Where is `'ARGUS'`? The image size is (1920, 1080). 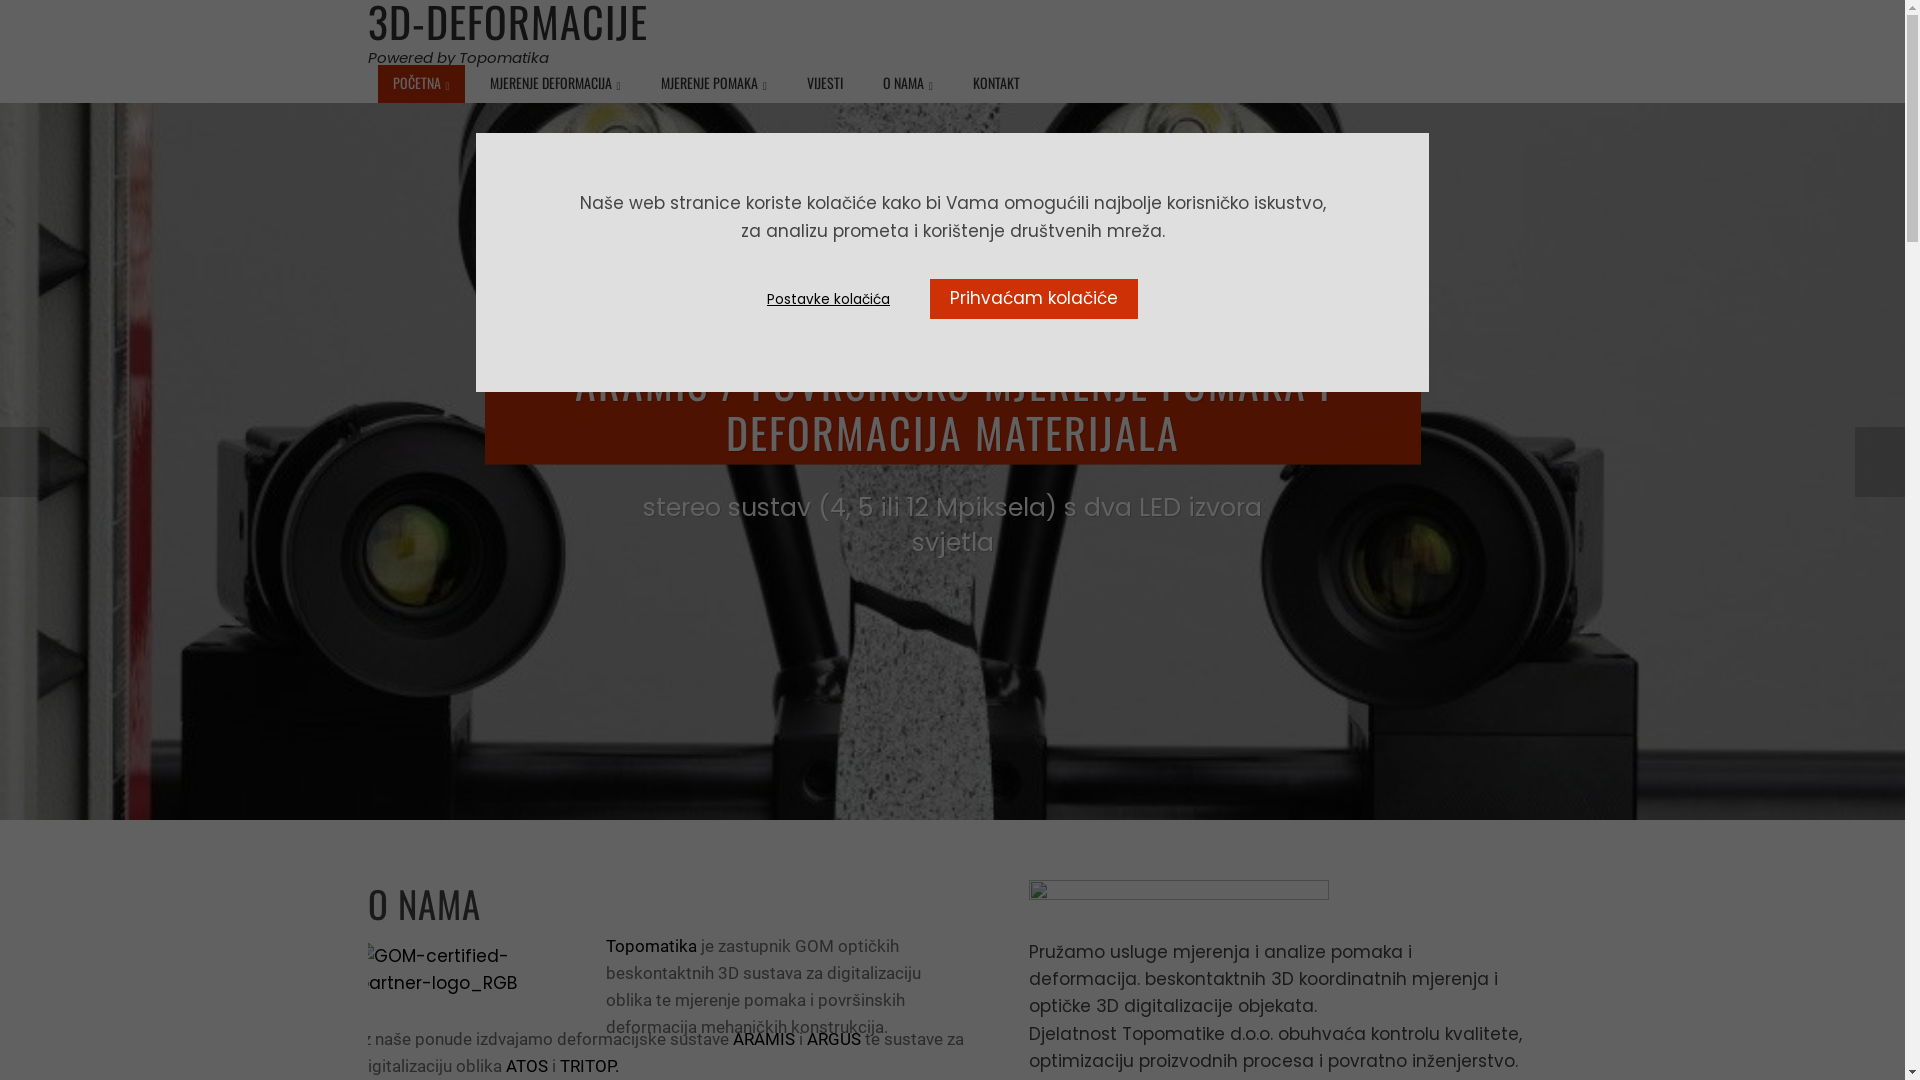
'ARGUS' is located at coordinates (833, 1037).